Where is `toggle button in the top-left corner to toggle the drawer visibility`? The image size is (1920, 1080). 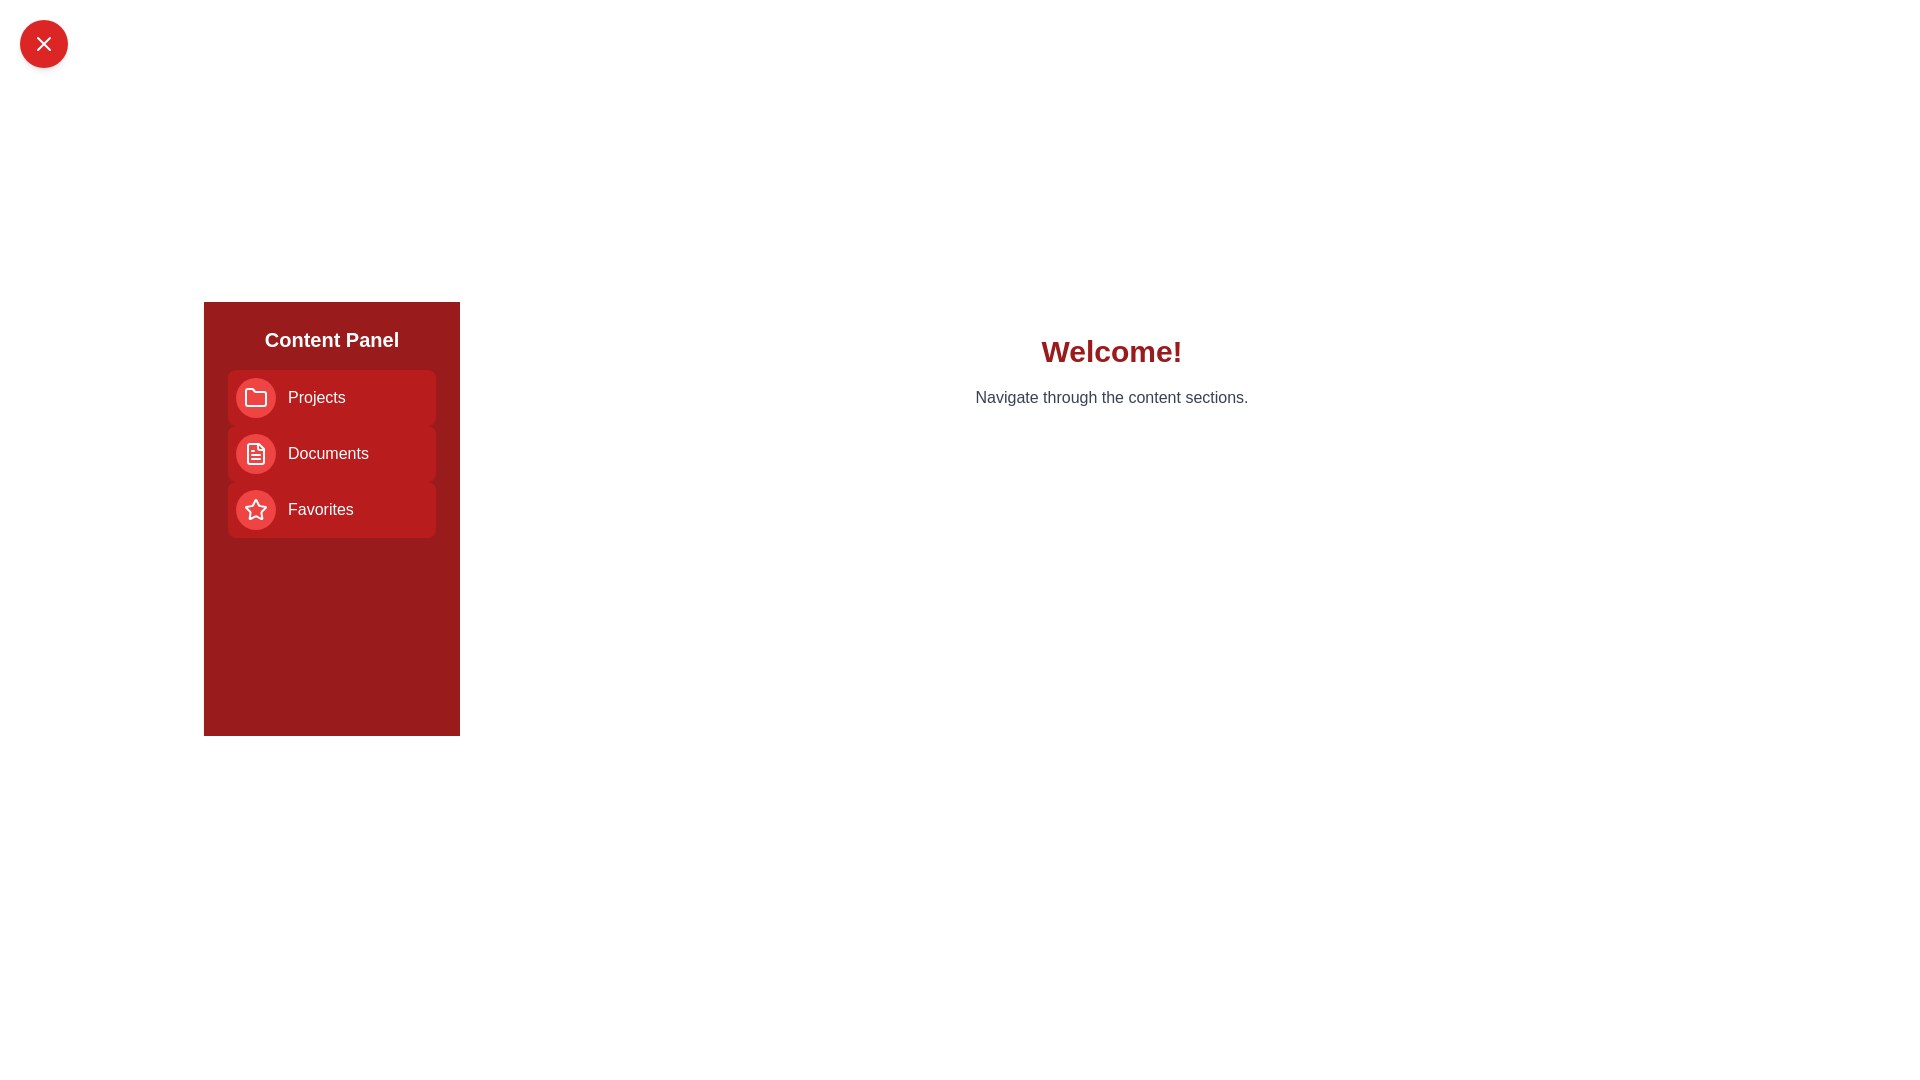 toggle button in the top-left corner to toggle the drawer visibility is located at coordinates (43, 43).